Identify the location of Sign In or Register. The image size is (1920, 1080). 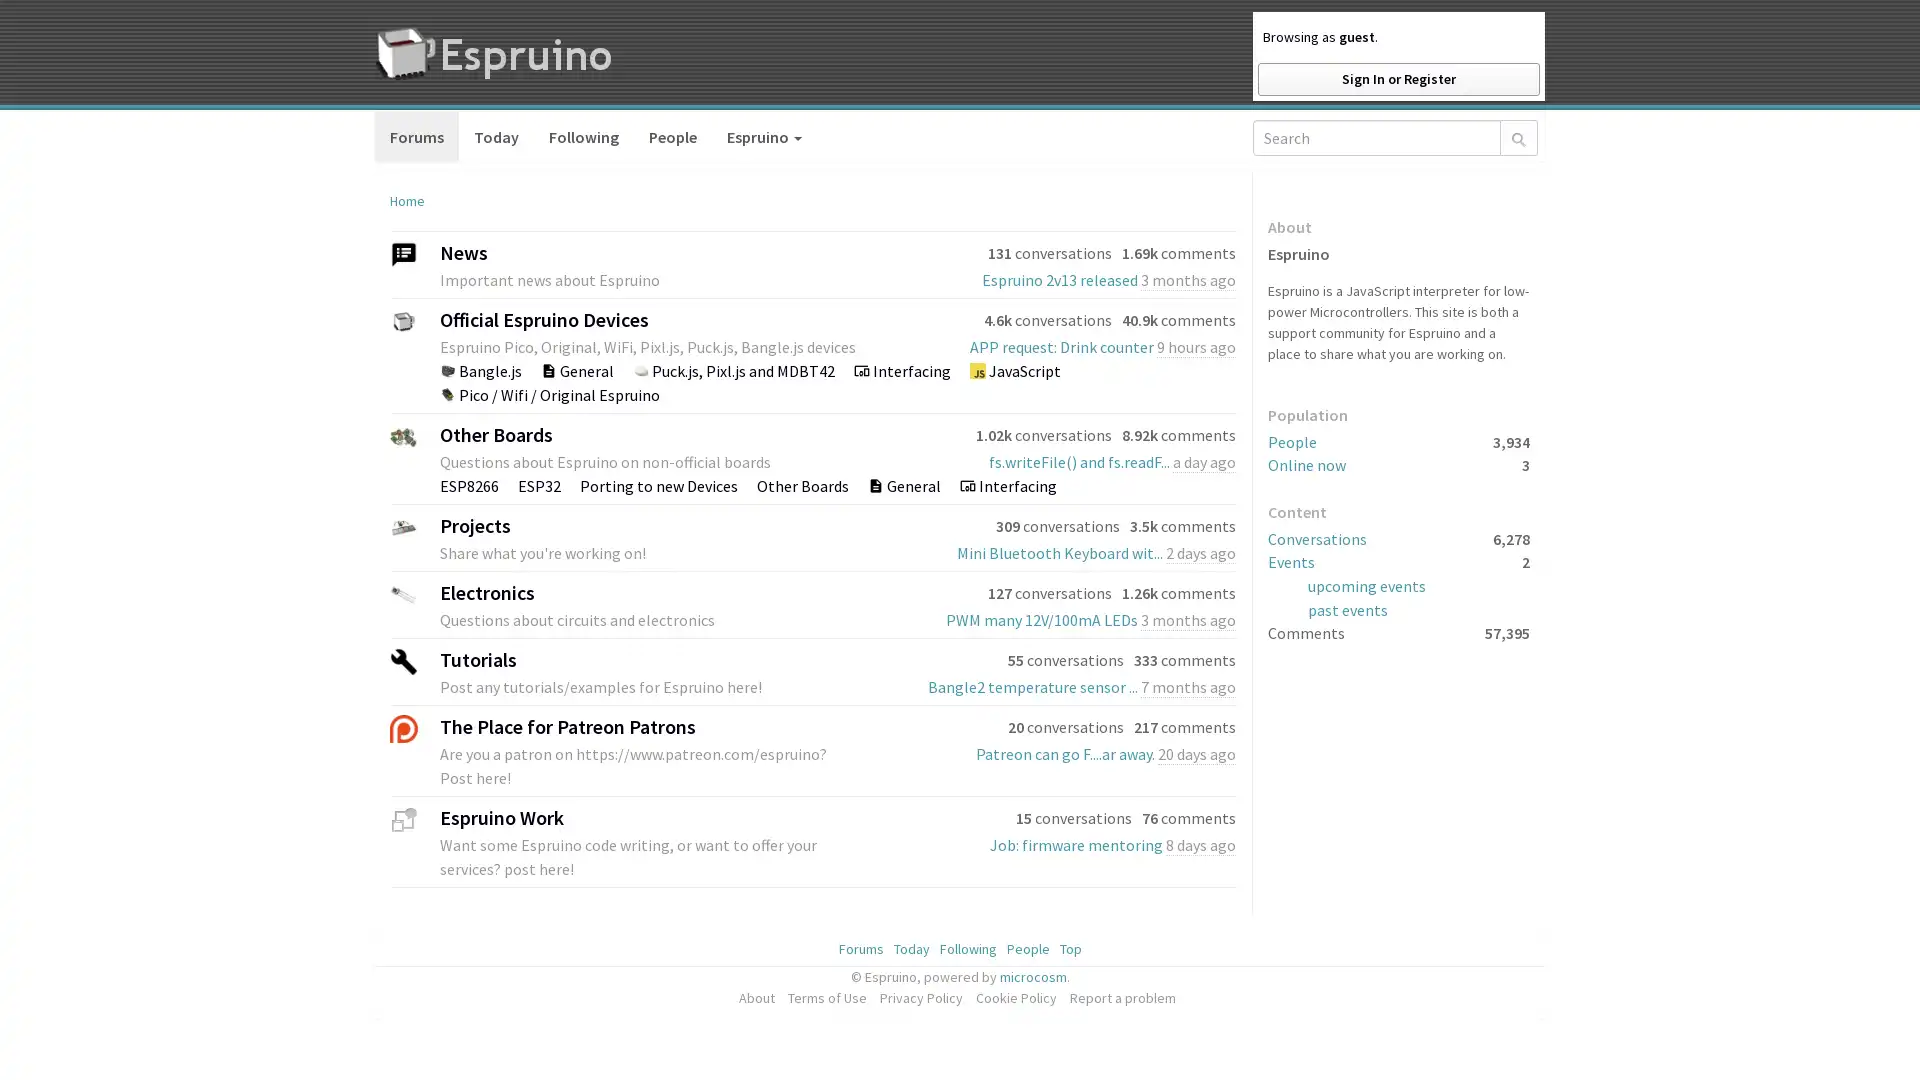
(1397, 78).